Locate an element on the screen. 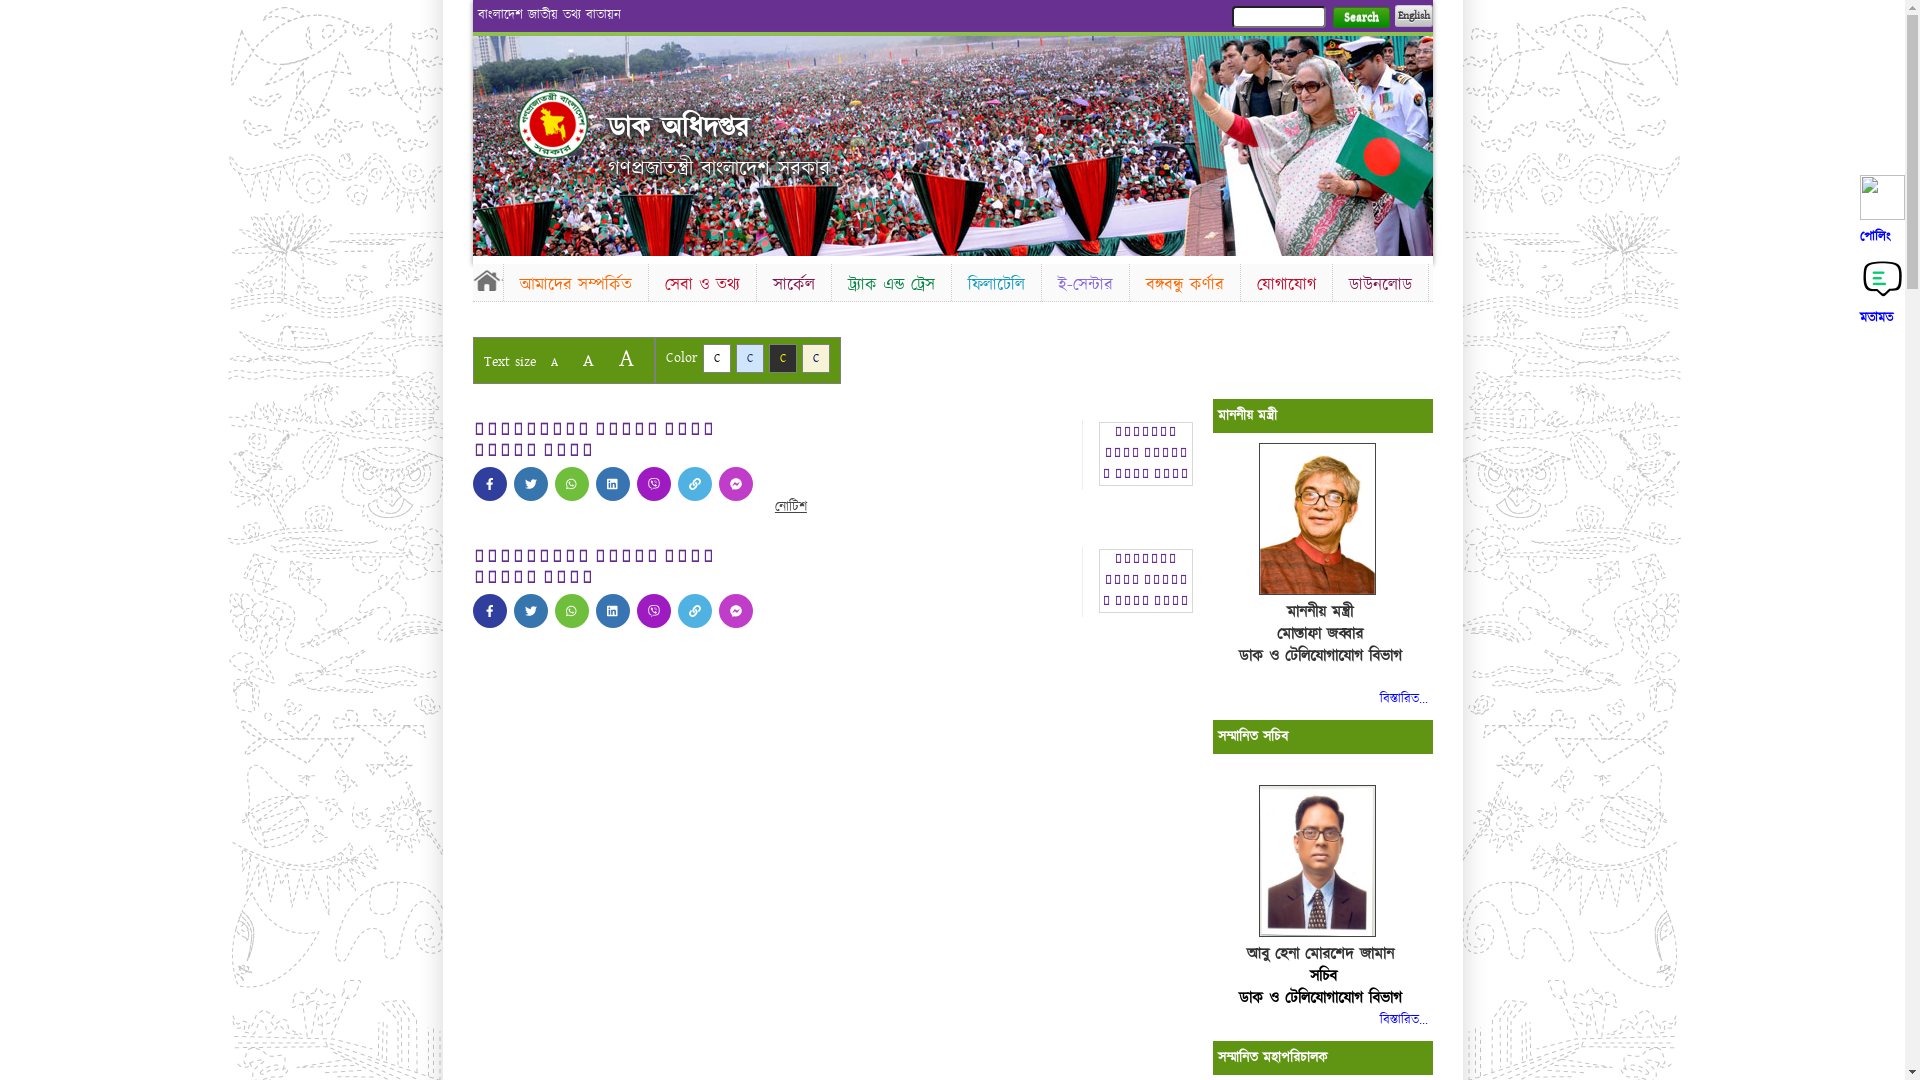 Image resolution: width=1920 pixels, height=1080 pixels. 'English' is located at coordinates (1411, 15).